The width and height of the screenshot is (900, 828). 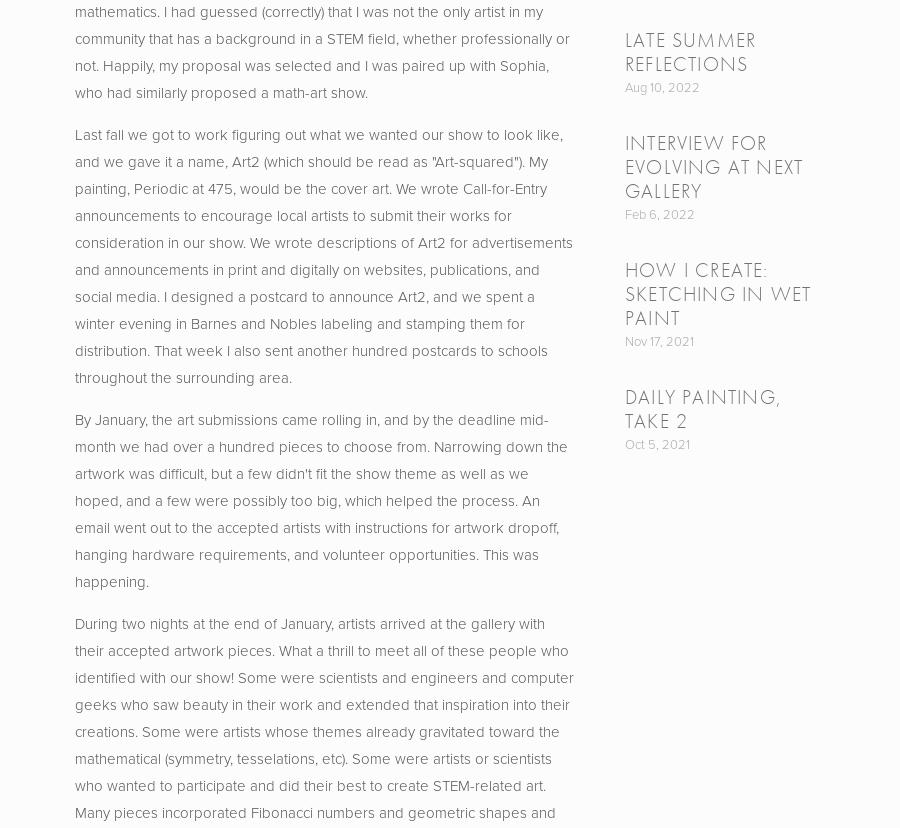 What do you see at coordinates (657, 444) in the screenshot?
I see `'Oct 5, 2021'` at bounding box center [657, 444].